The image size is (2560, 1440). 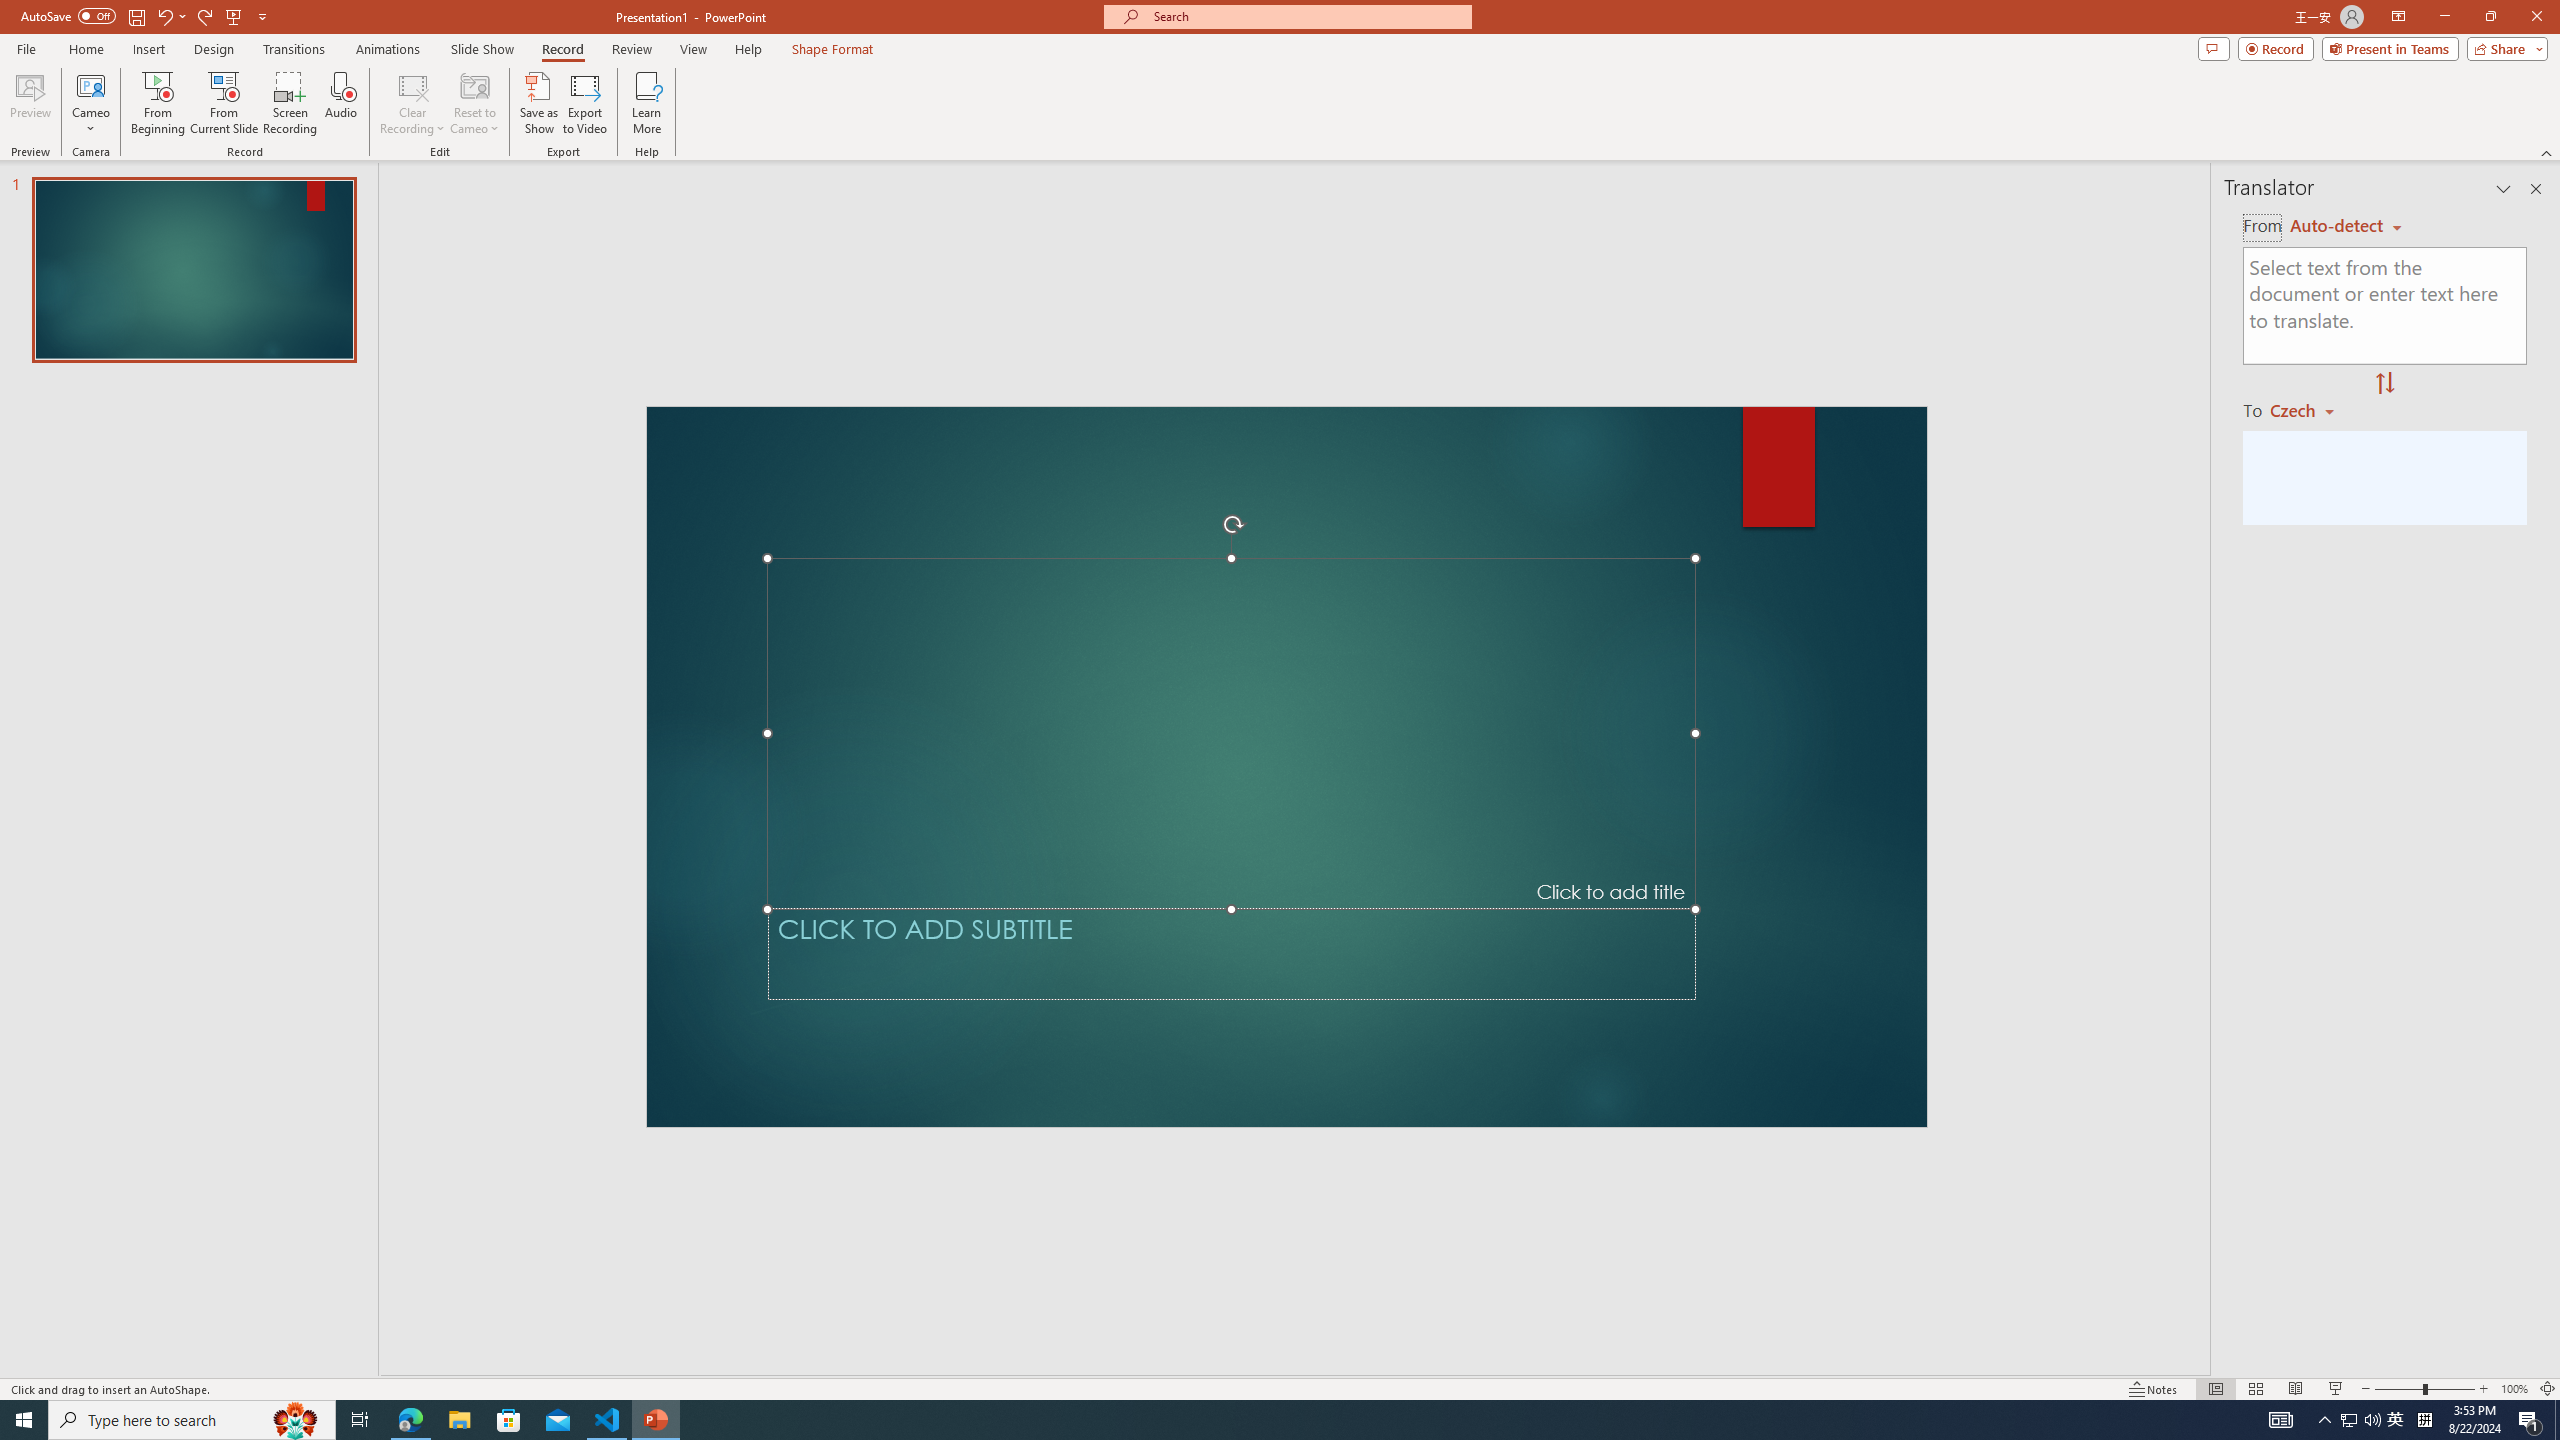 What do you see at coordinates (1231, 953) in the screenshot?
I see `'Subtitle TextBox'` at bounding box center [1231, 953].